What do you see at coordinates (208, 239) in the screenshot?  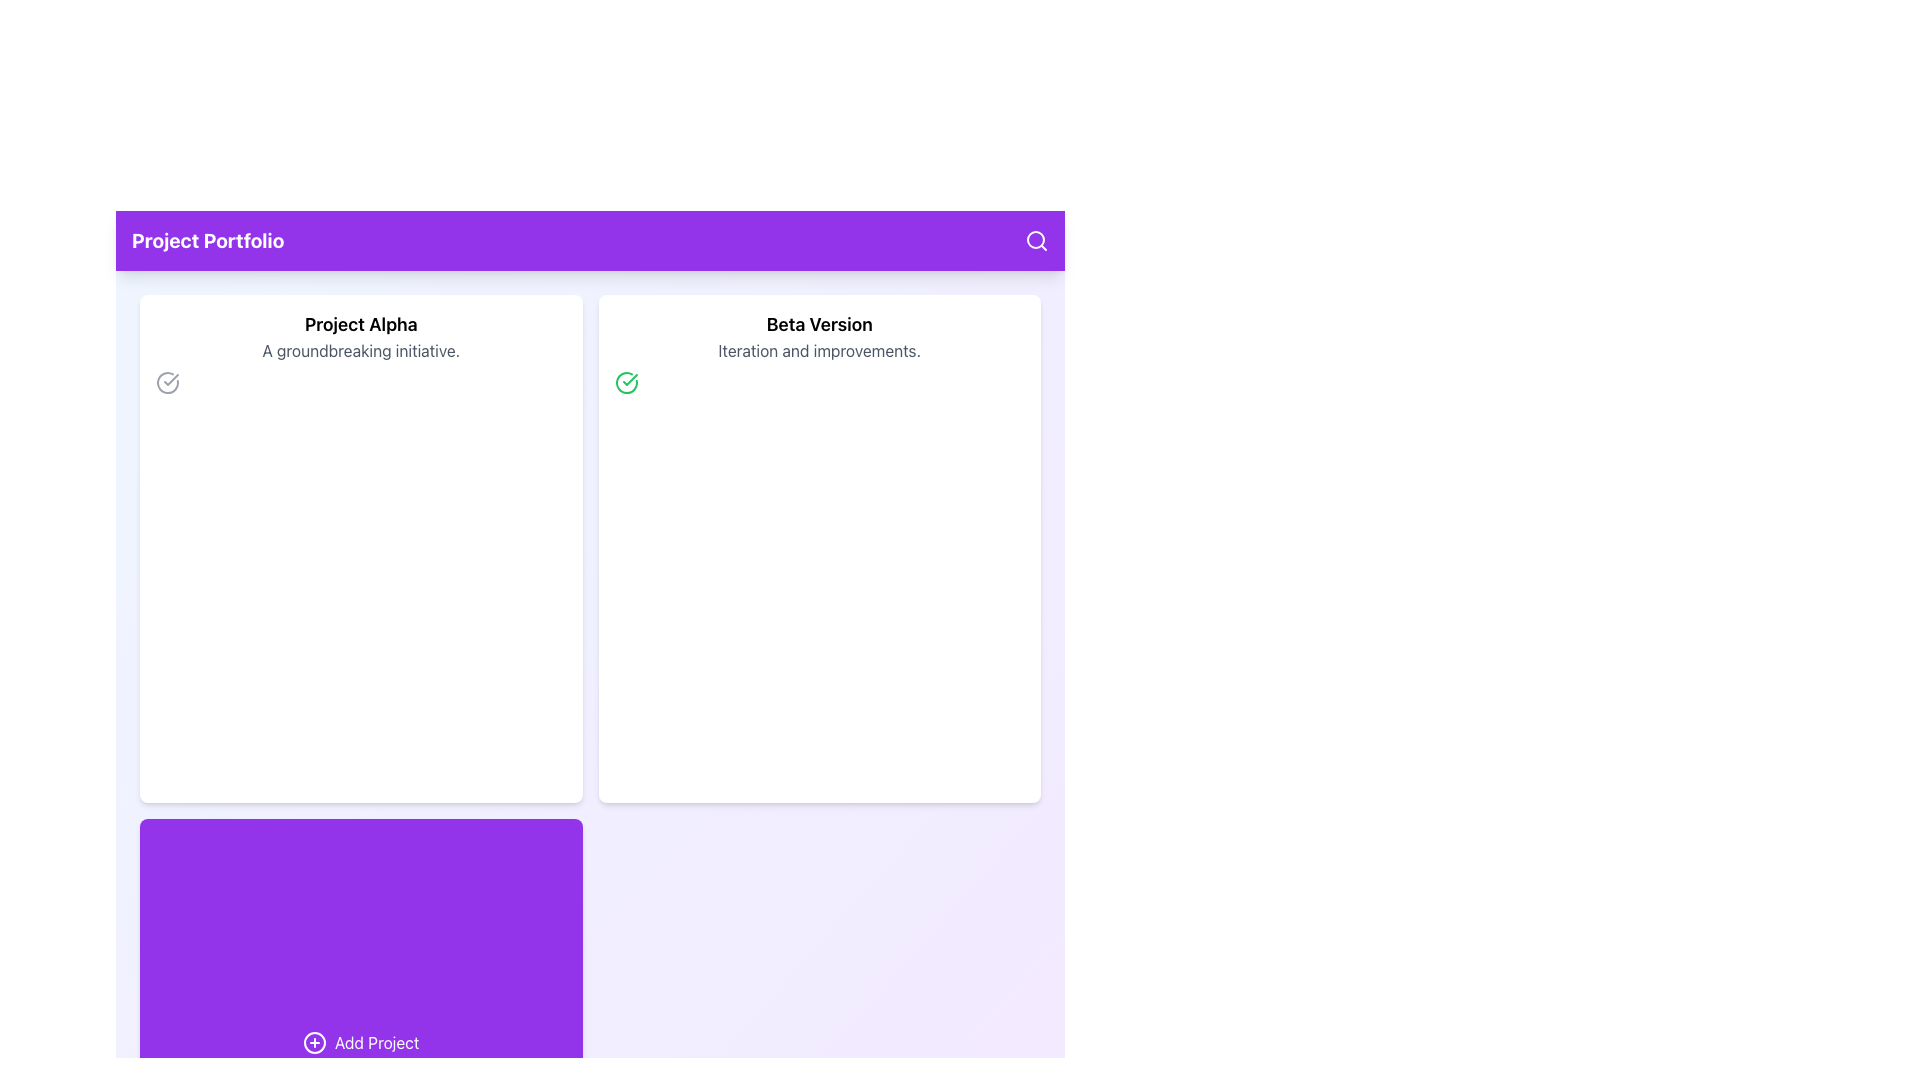 I see `text from the Text Label located in the header bar at the top left, which serves as the title for the associated interface section` at bounding box center [208, 239].